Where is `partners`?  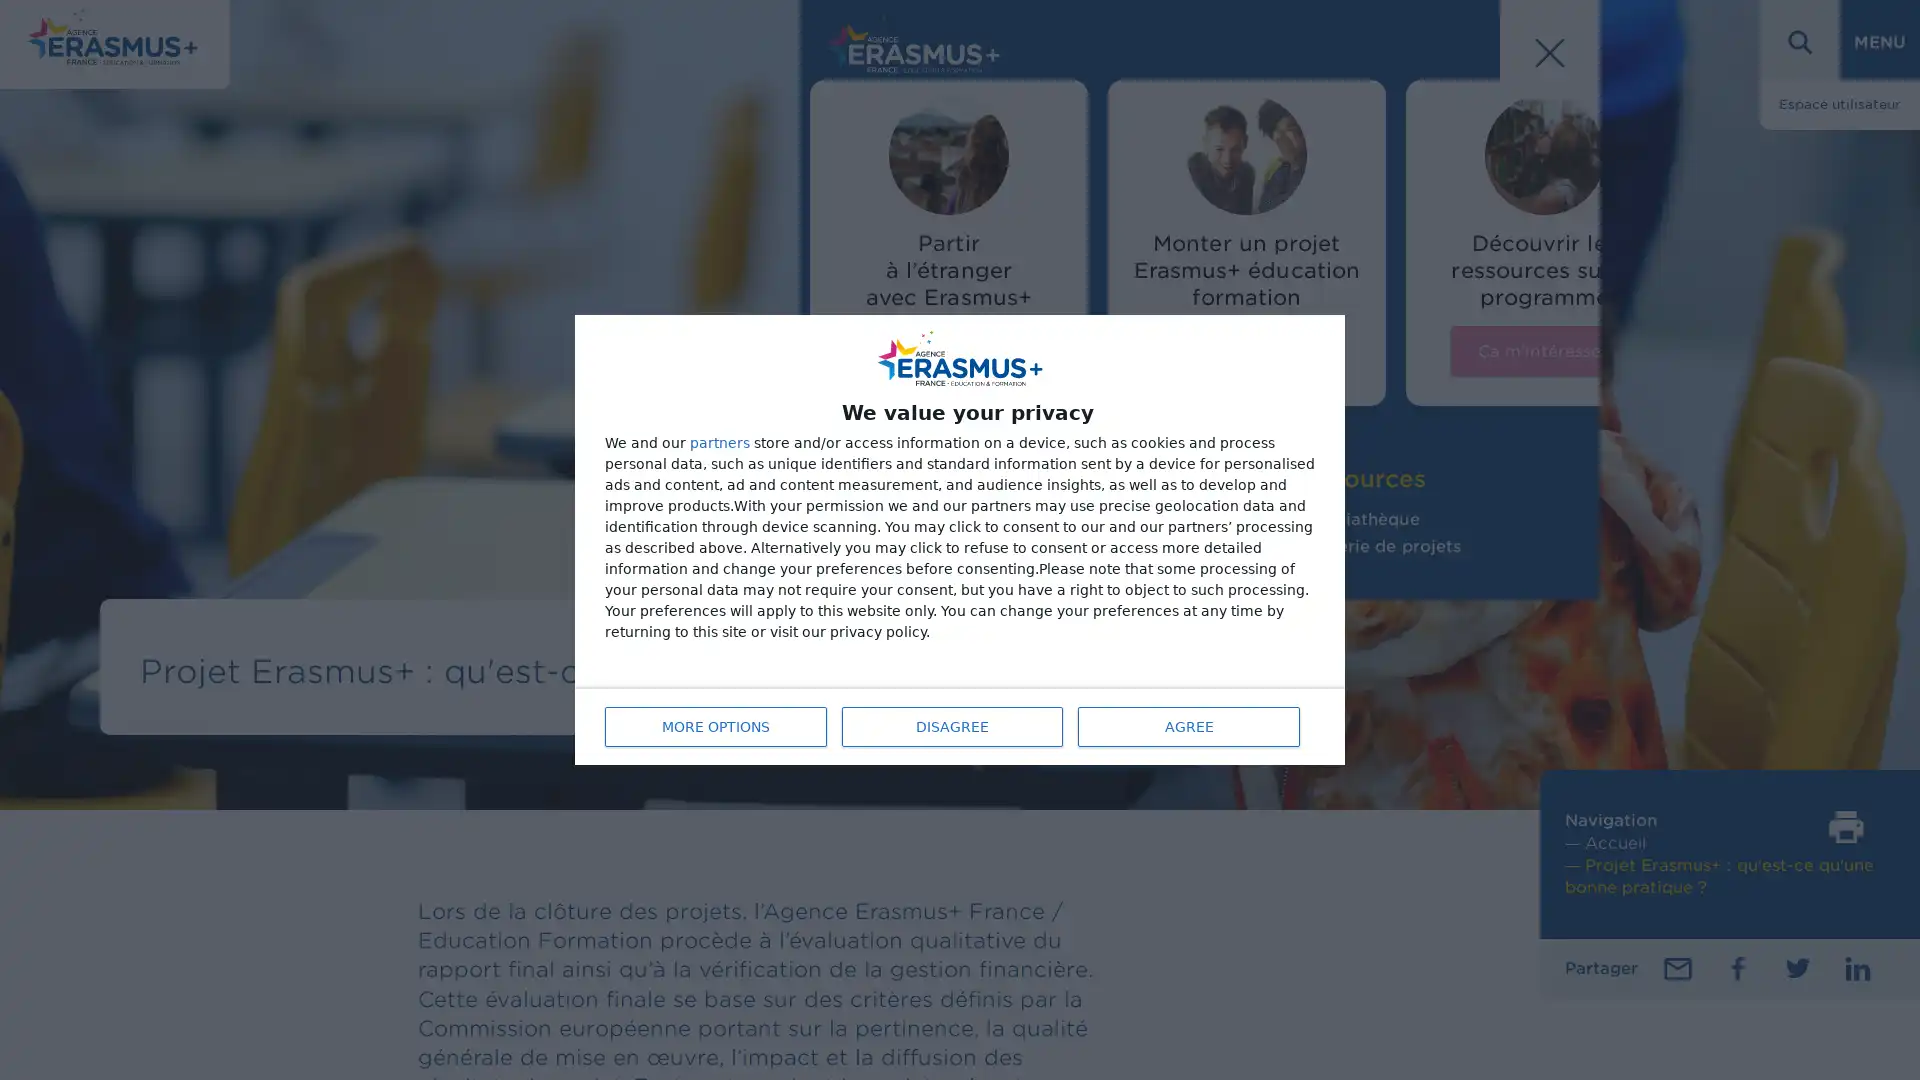 partners is located at coordinates (720, 441).